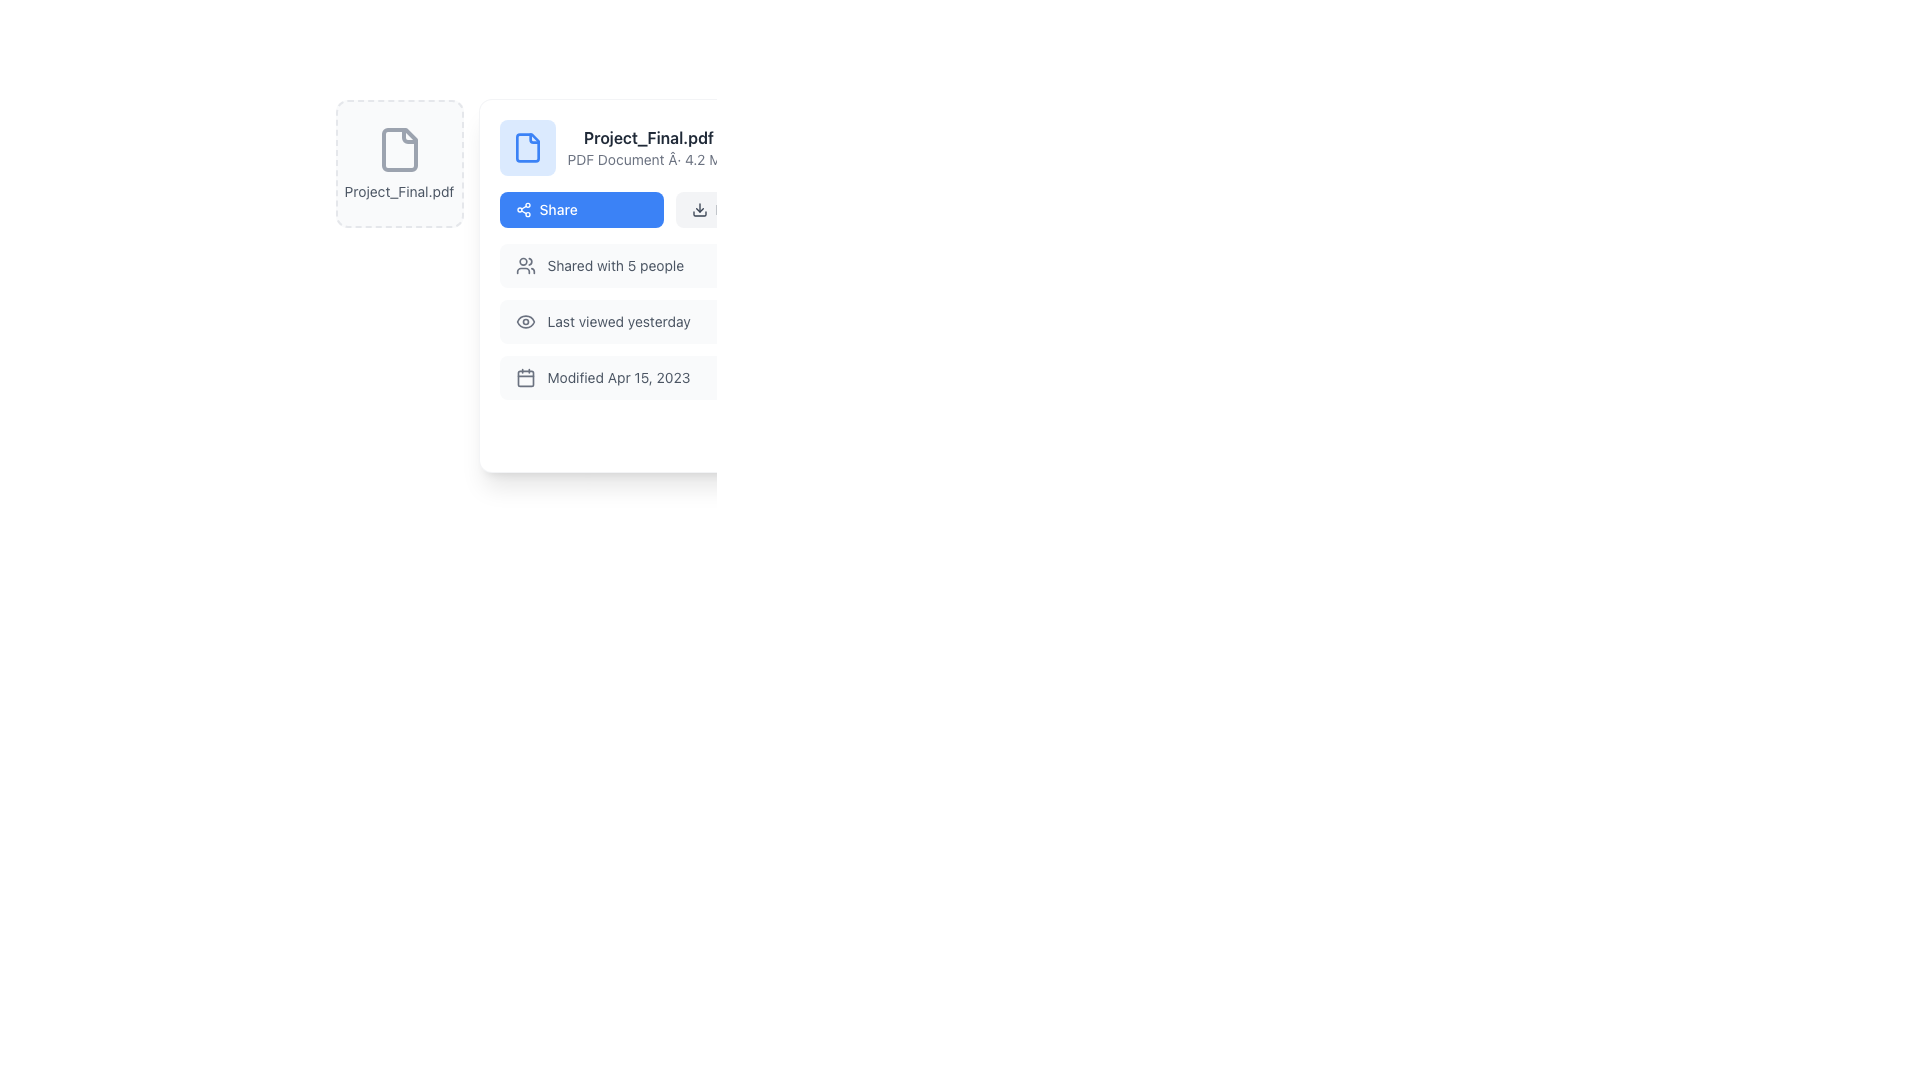 This screenshot has height=1080, width=1920. I want to click on the icon indicating shared content located to the left of the 'Shared with 5 people' text, so click(525, 265).